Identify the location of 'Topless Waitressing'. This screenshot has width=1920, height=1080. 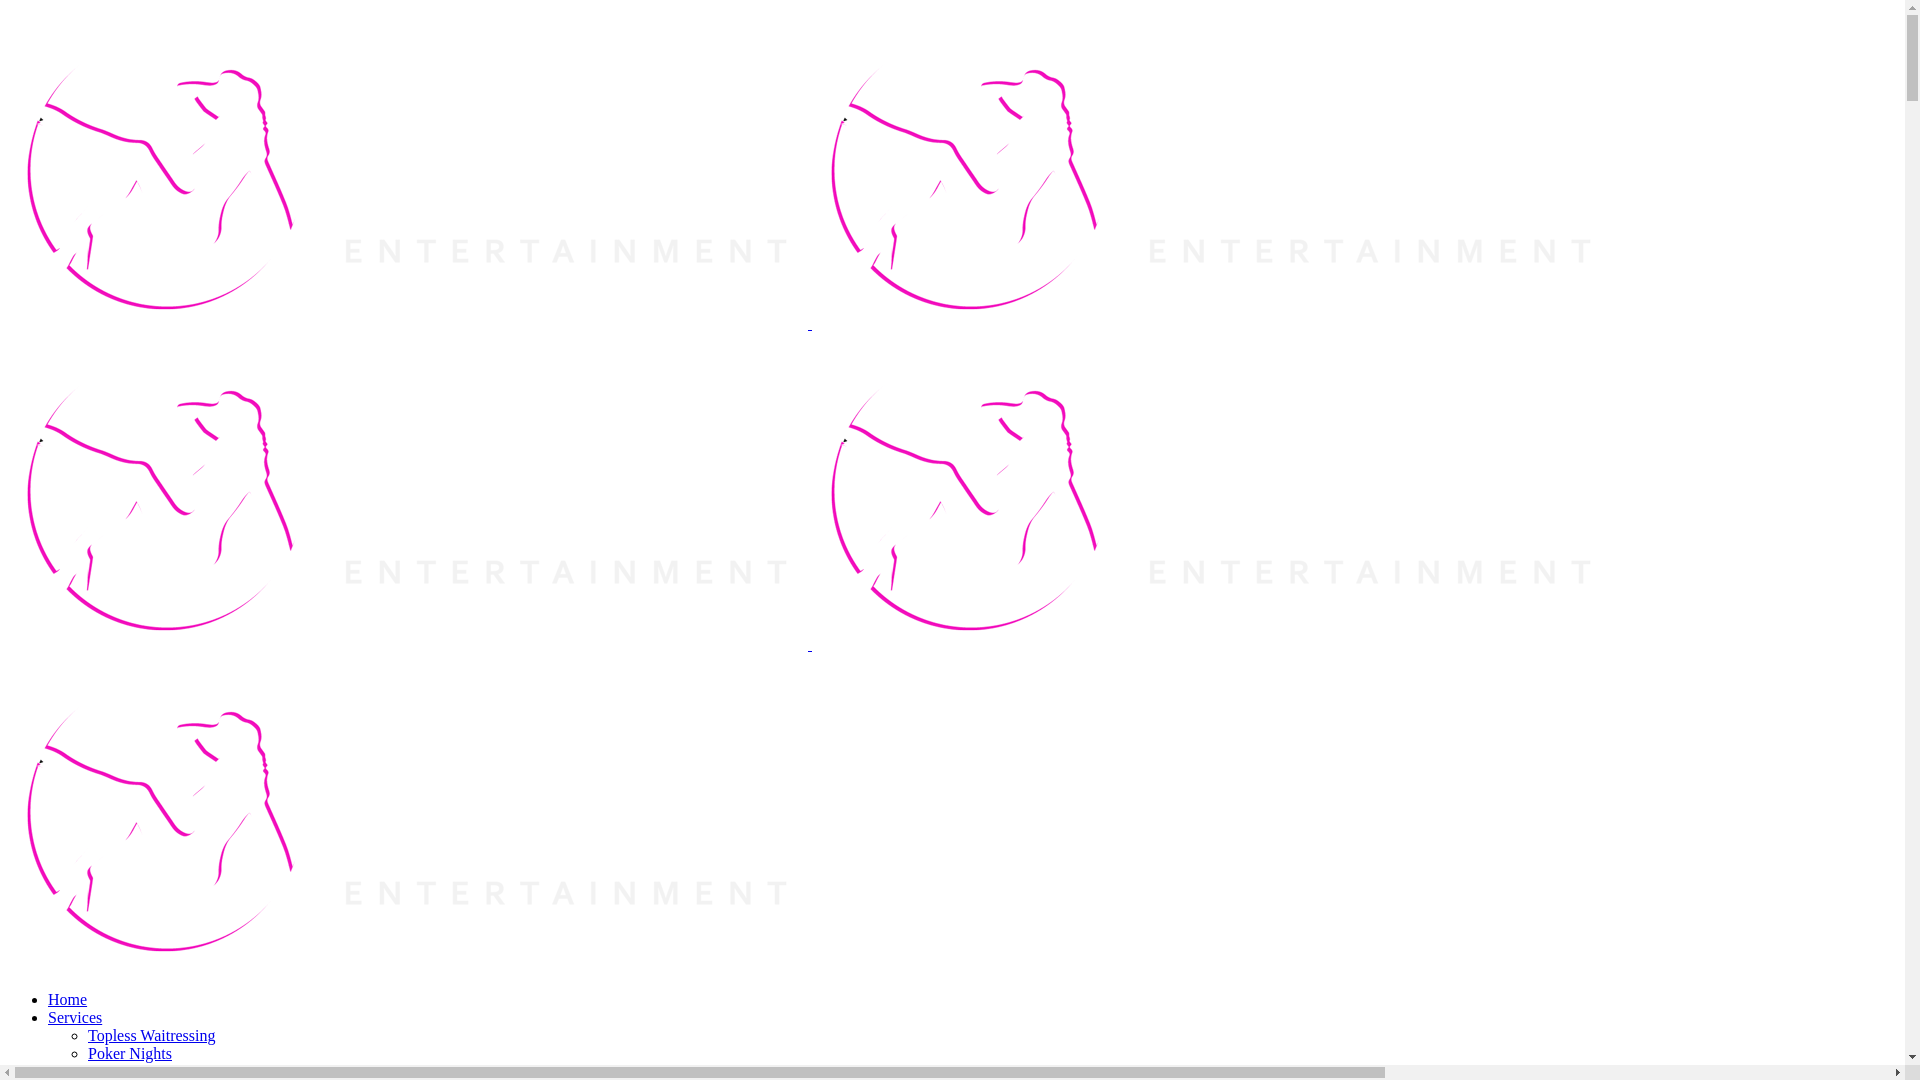
(151, 1035).